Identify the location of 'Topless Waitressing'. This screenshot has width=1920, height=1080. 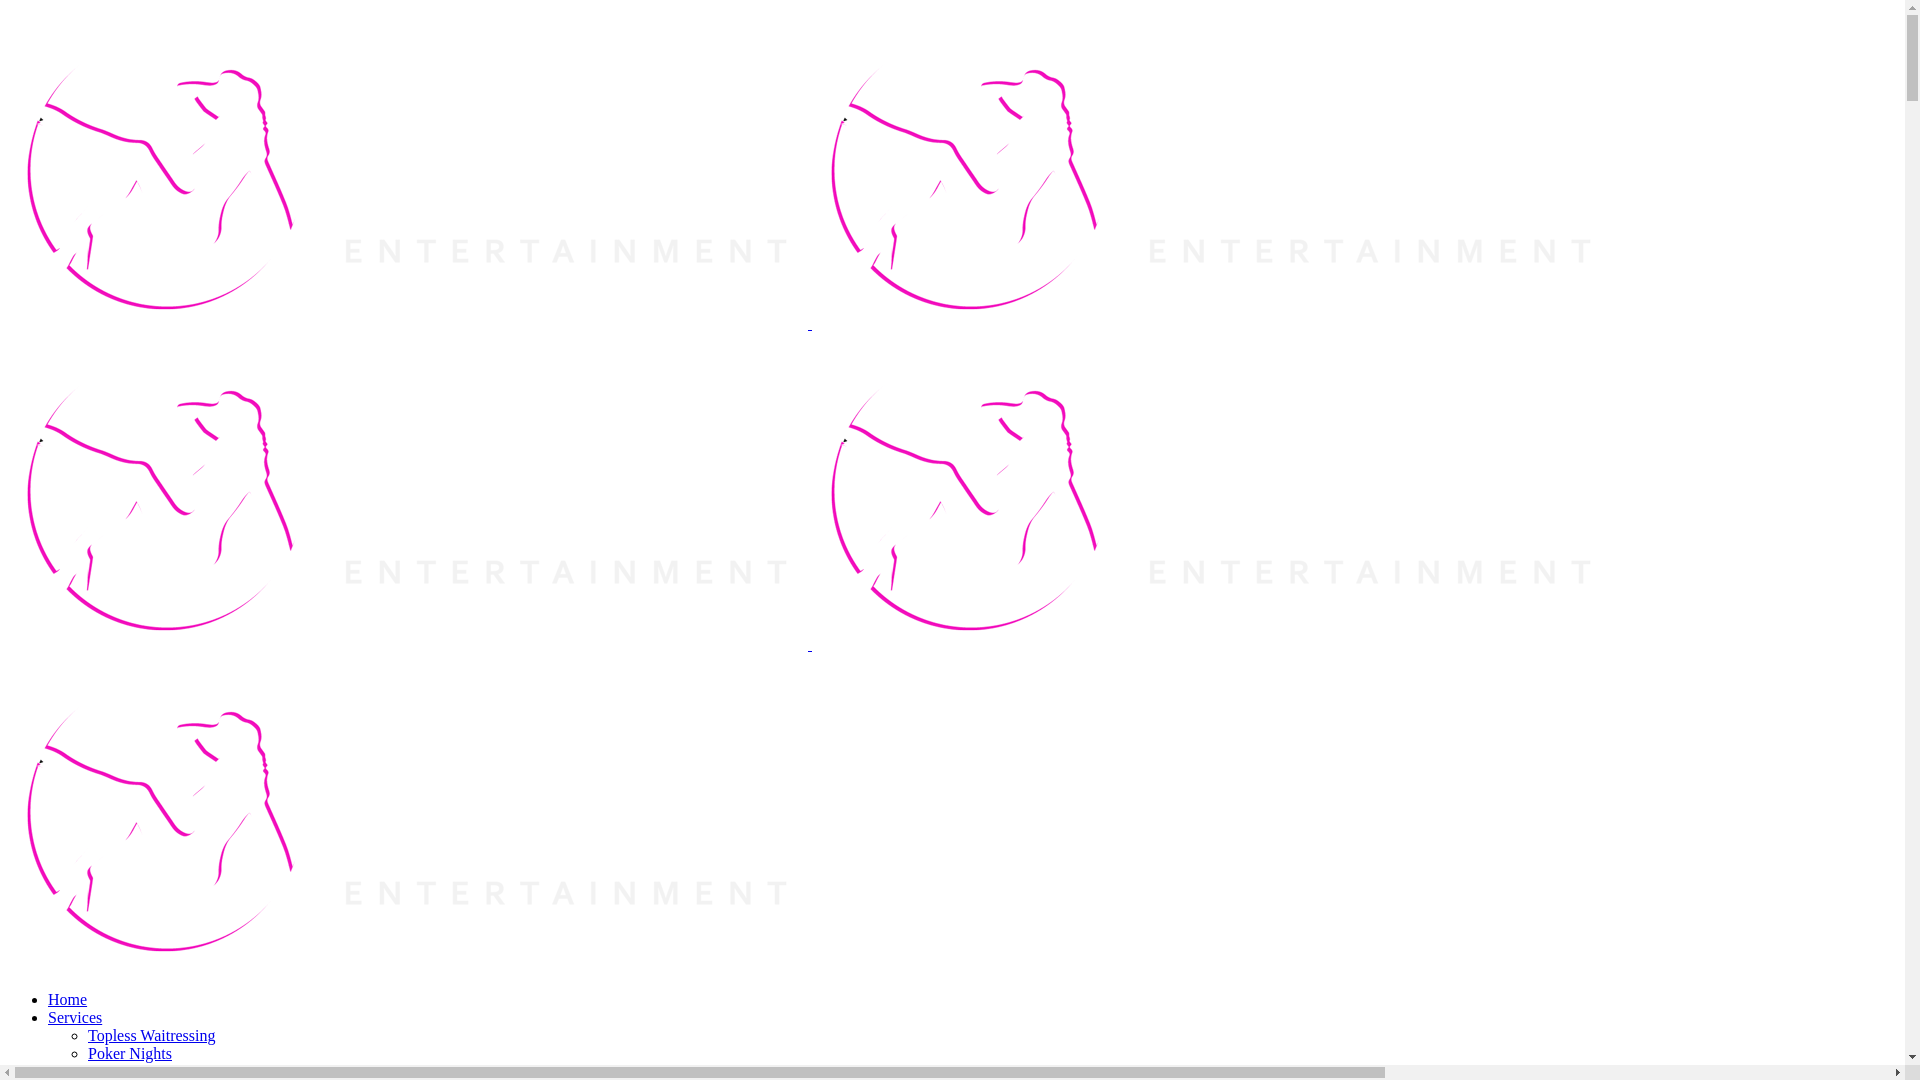
(151, 1035).